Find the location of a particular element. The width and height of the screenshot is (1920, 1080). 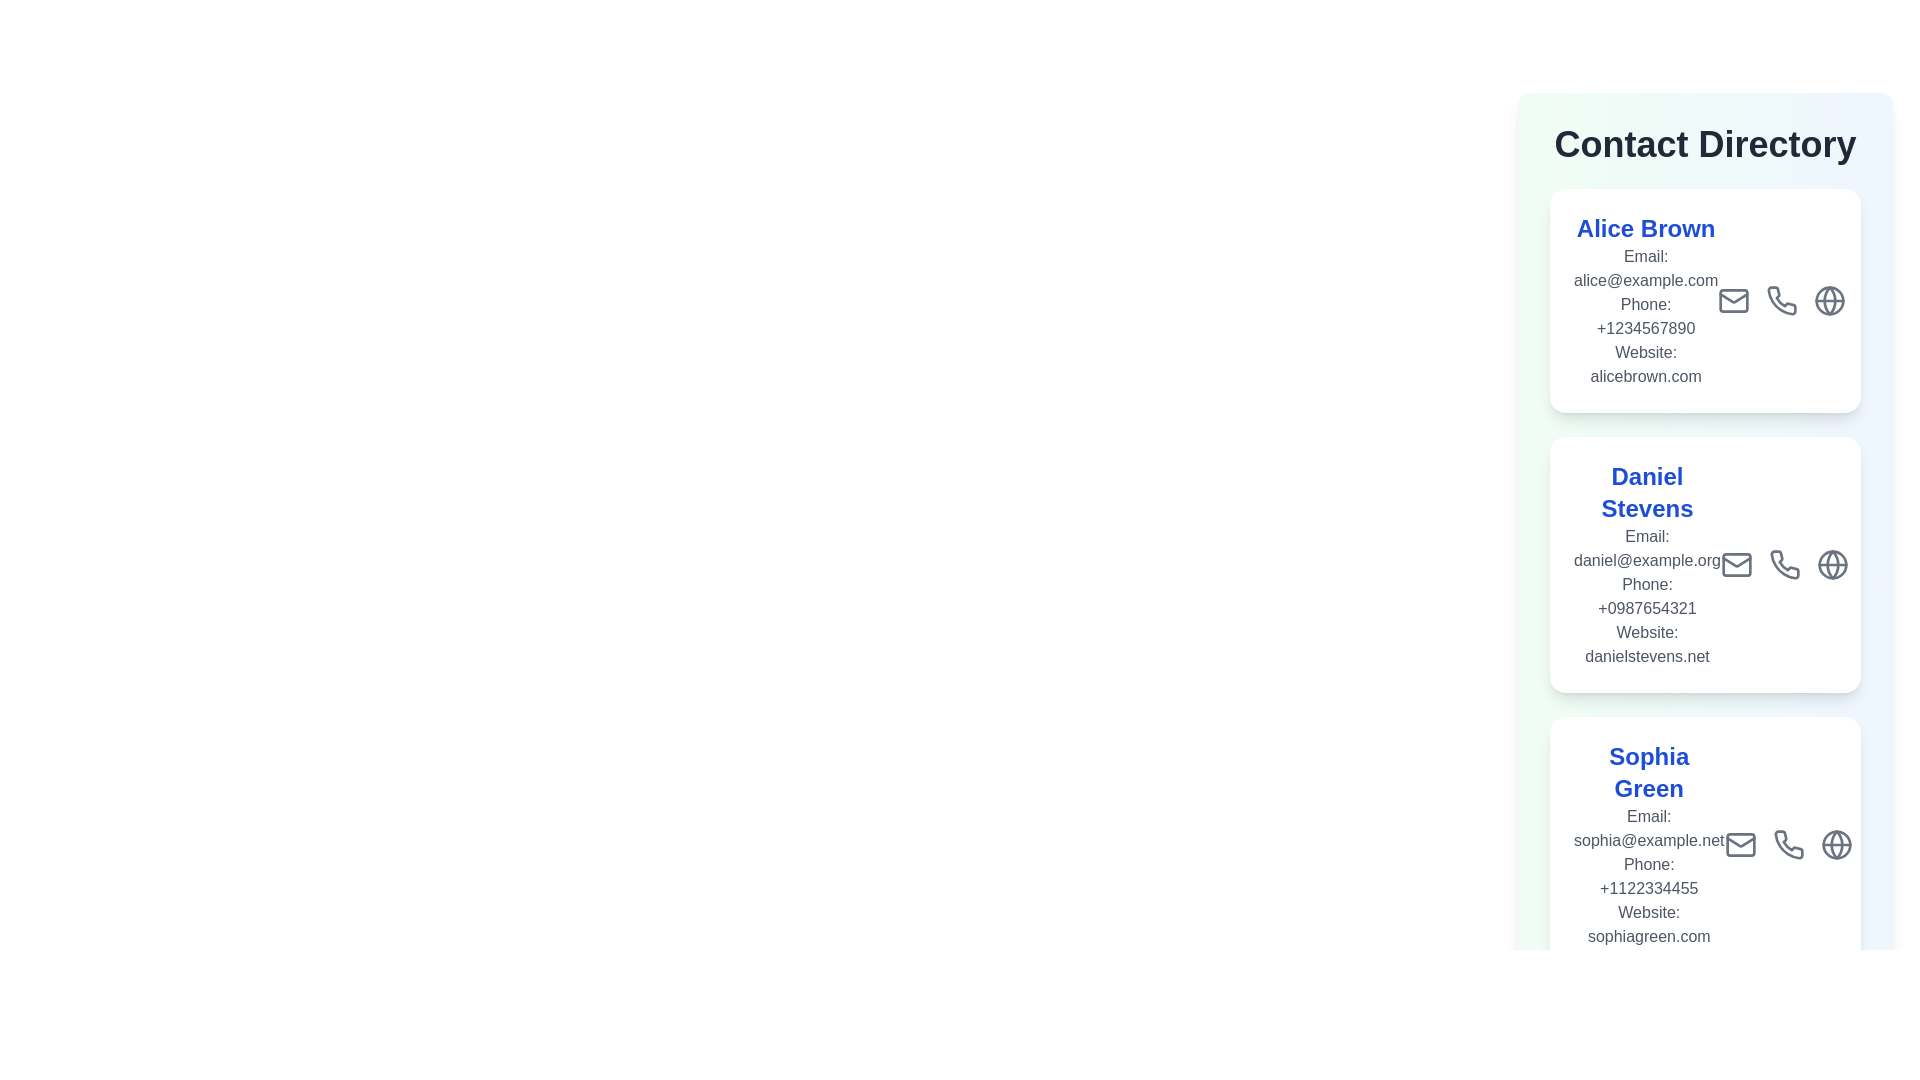

the website icon for the contact Alice Brown is located at coordinates (1829, 365).